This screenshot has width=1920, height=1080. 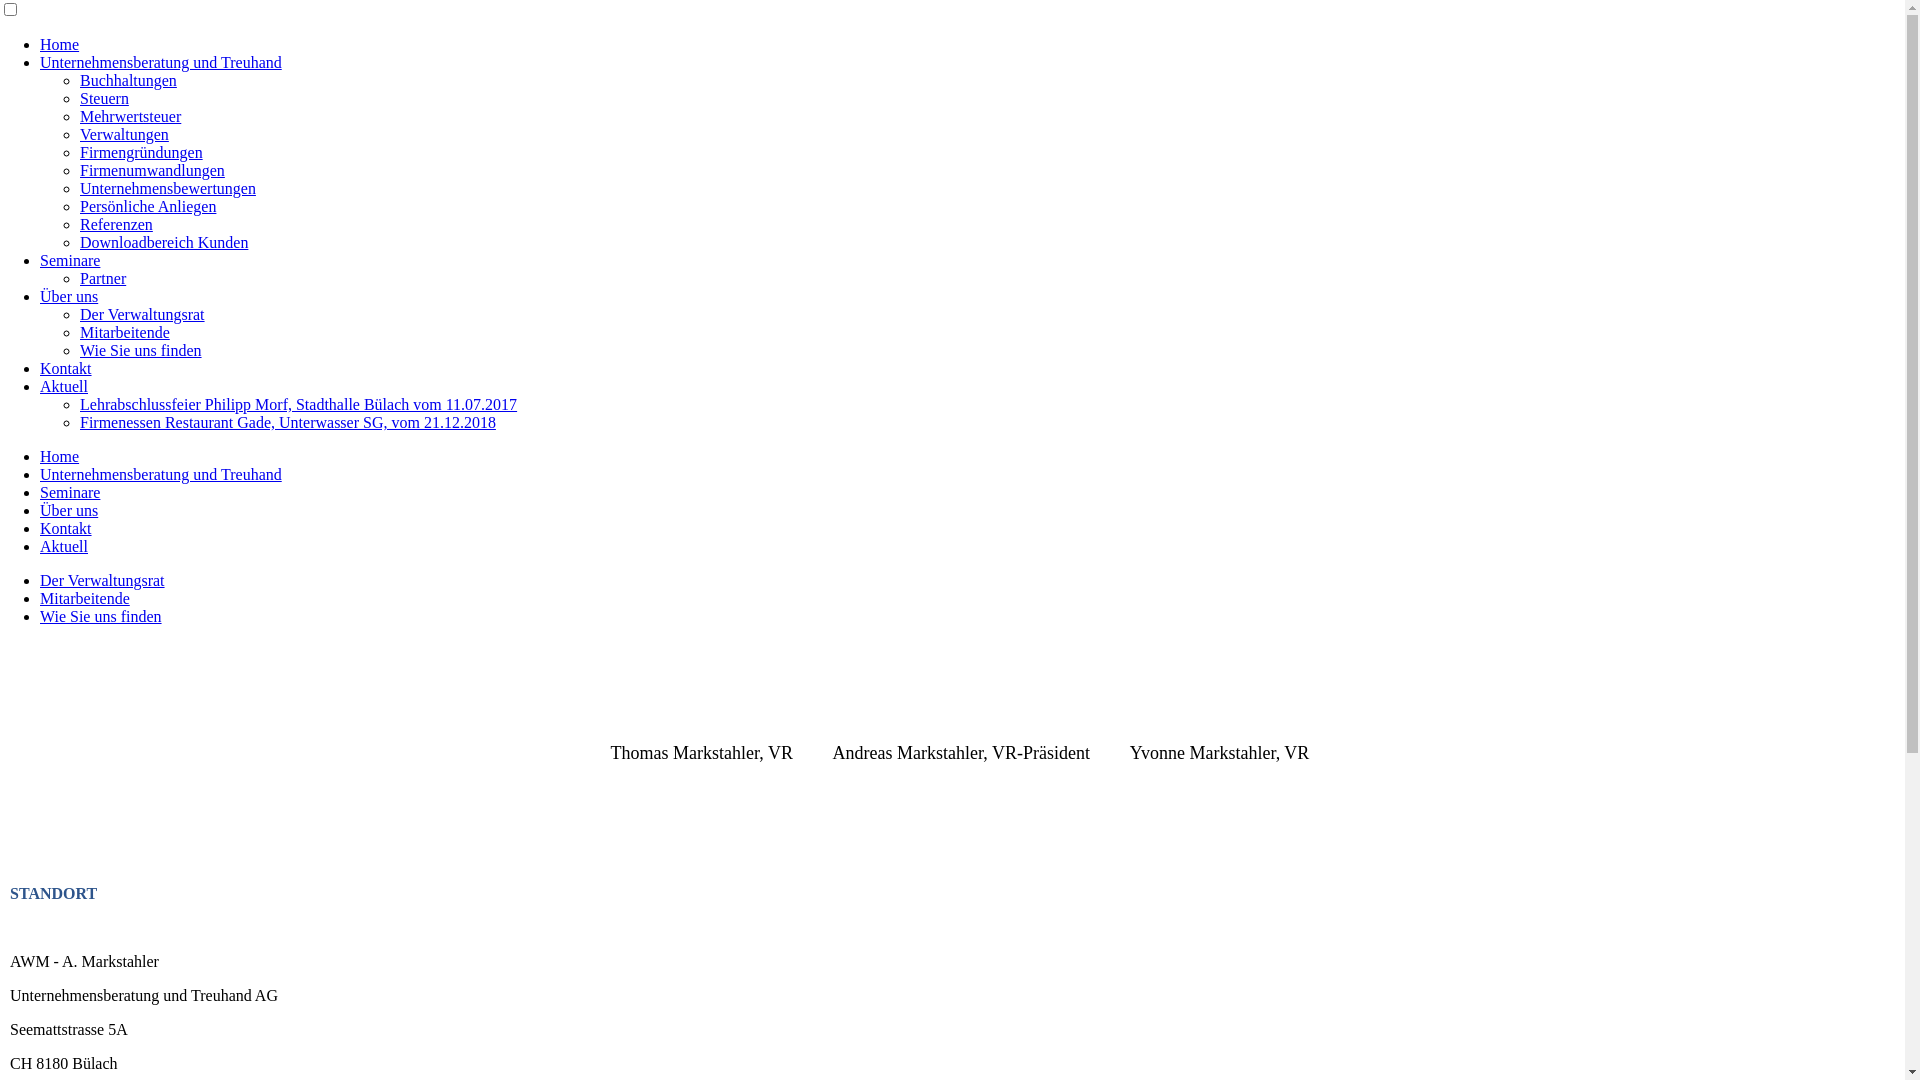 What do you see at coordinates (139, 349) in the screenshot?
I see `'Wie Sie uns finden'` at bounding box center [139, 349].